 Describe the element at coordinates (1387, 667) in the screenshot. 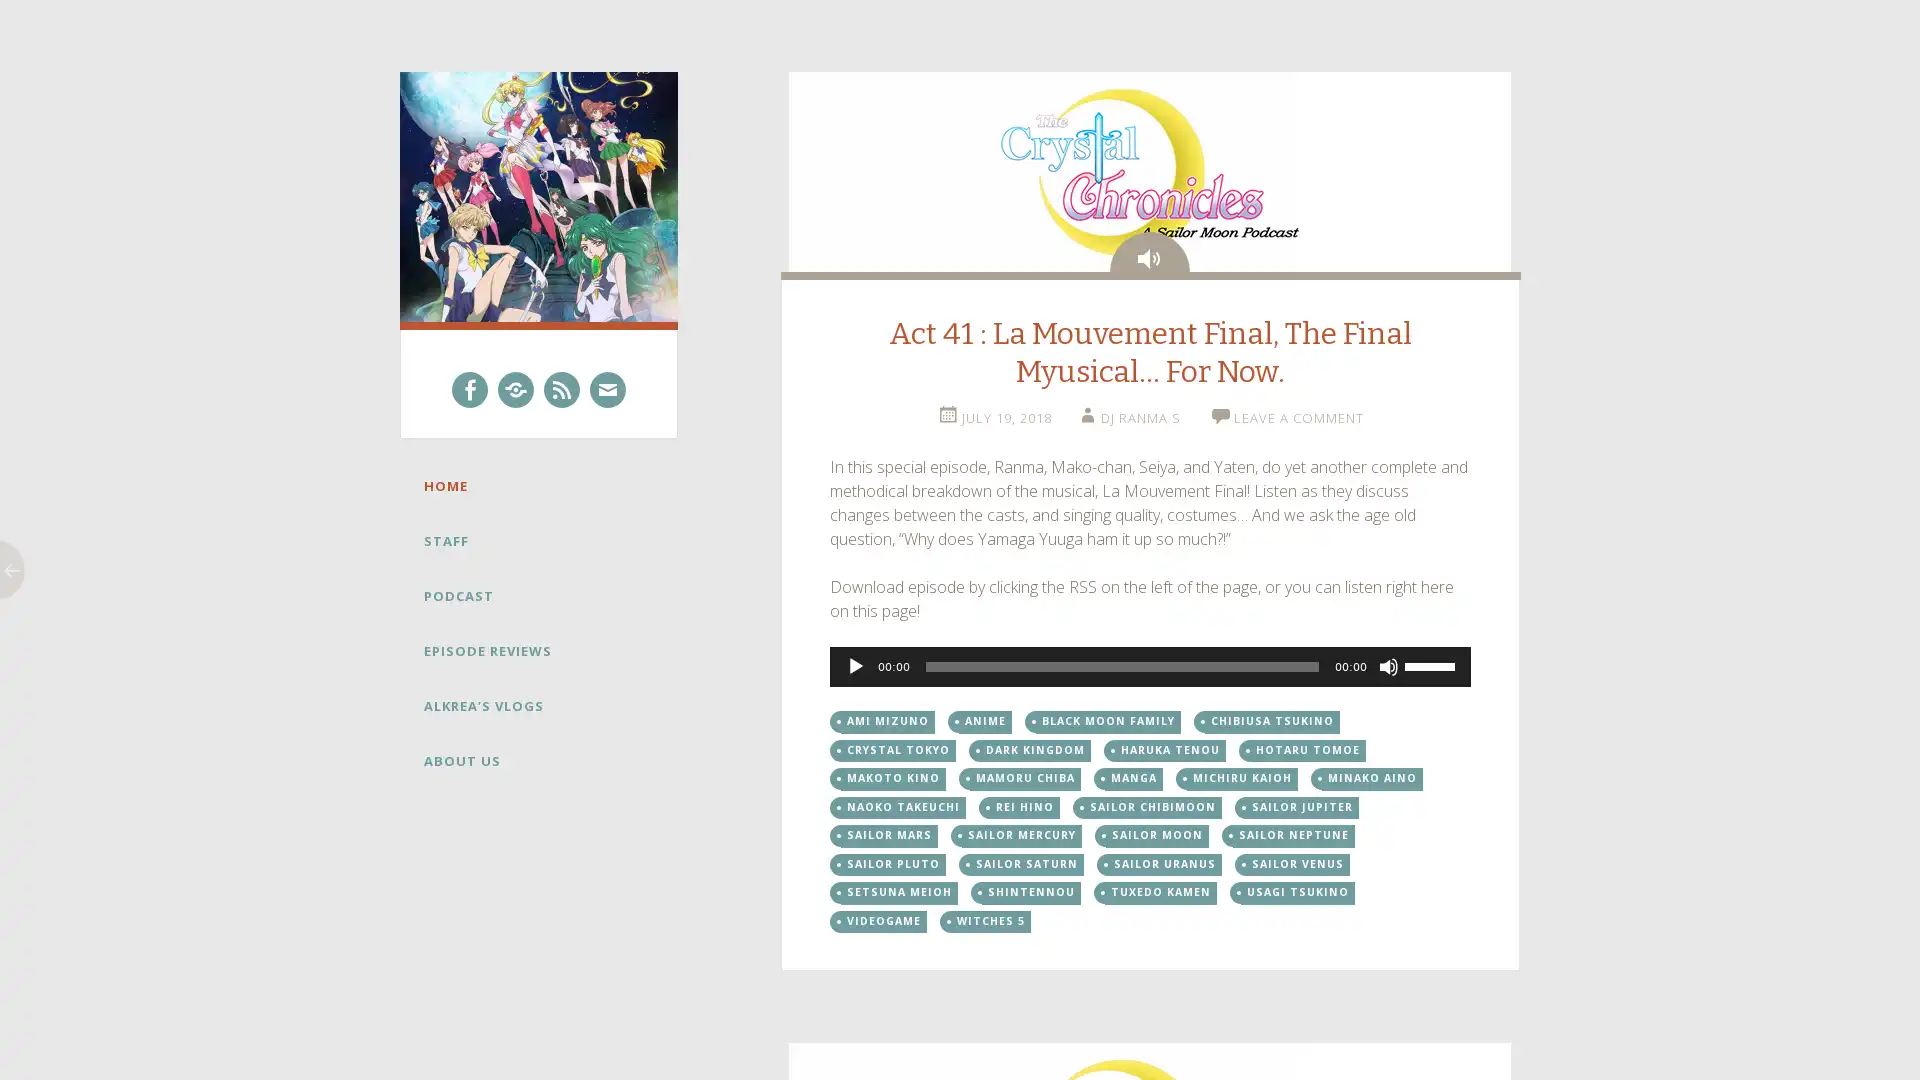

I see `Mute` at that location.